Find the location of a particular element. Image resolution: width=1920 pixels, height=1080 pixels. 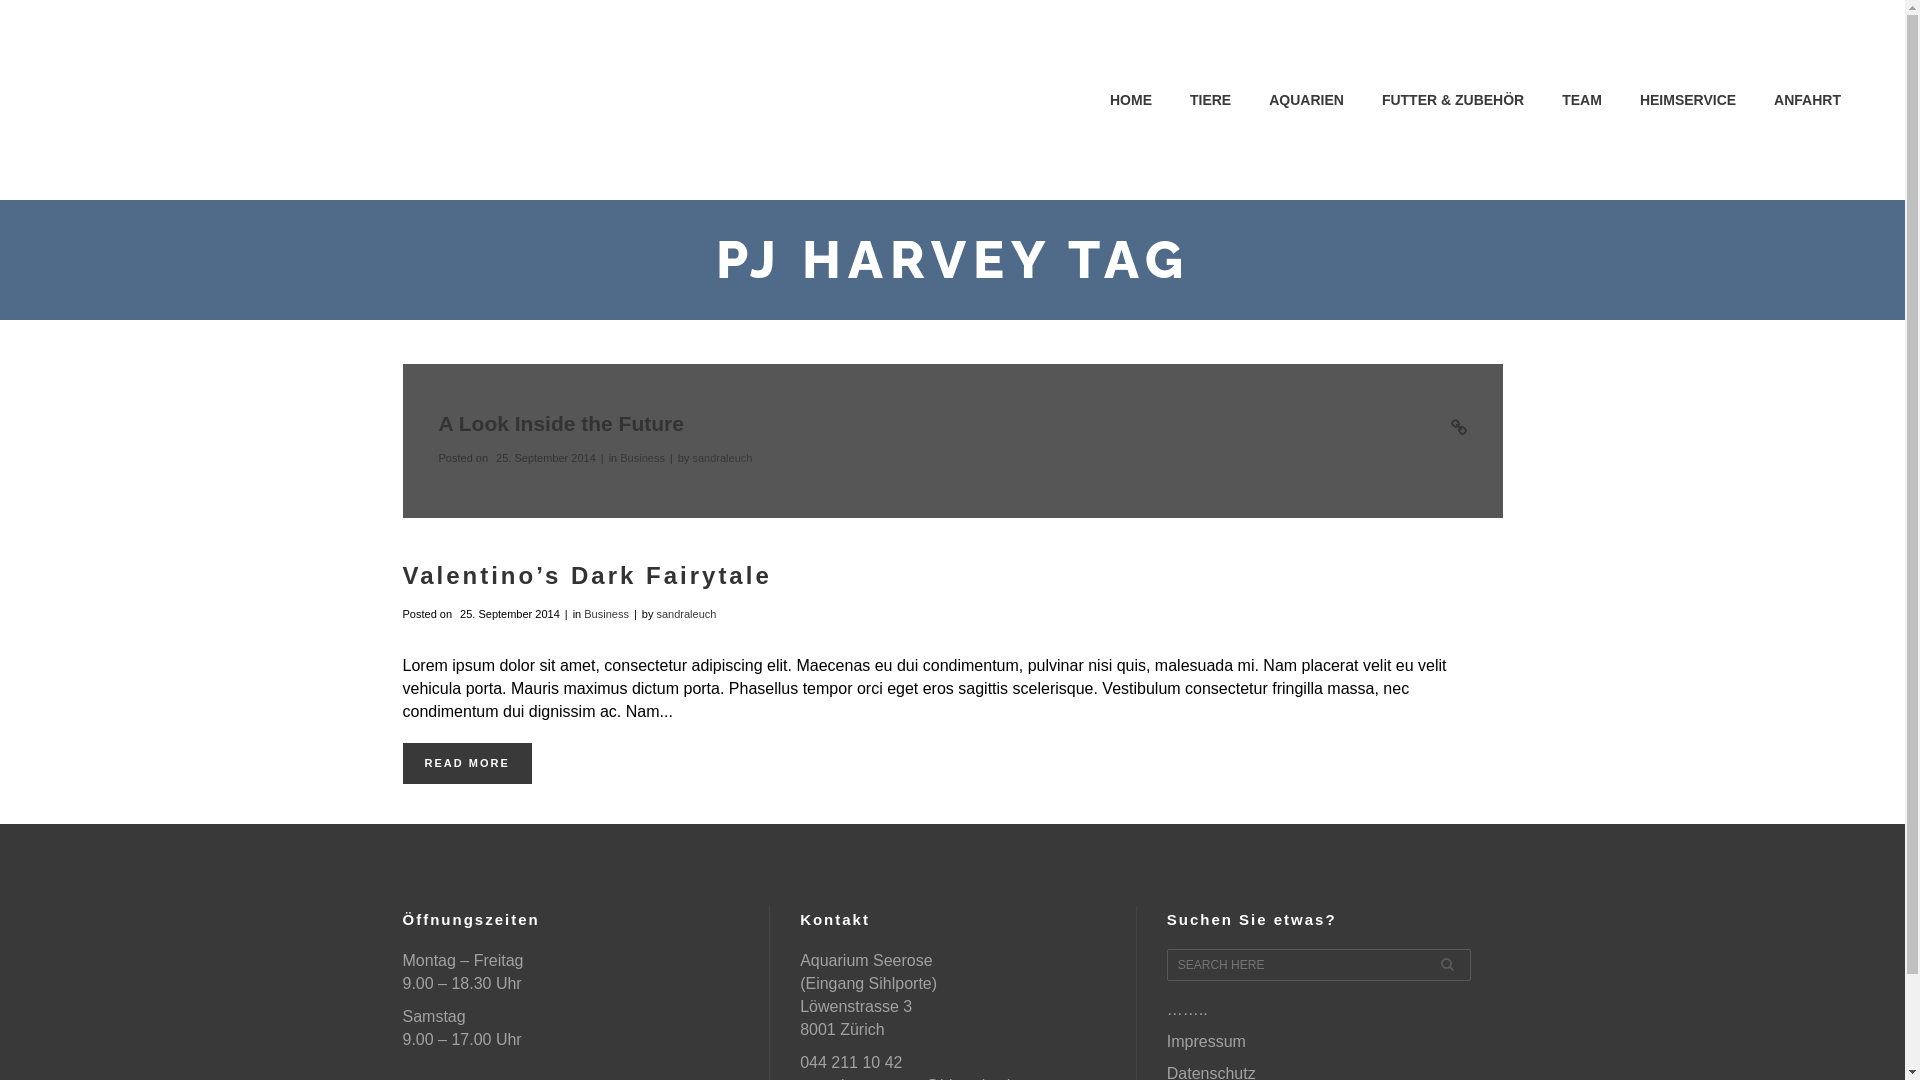

'HEIMSERVICE' is located at coordinates (1687, 100).